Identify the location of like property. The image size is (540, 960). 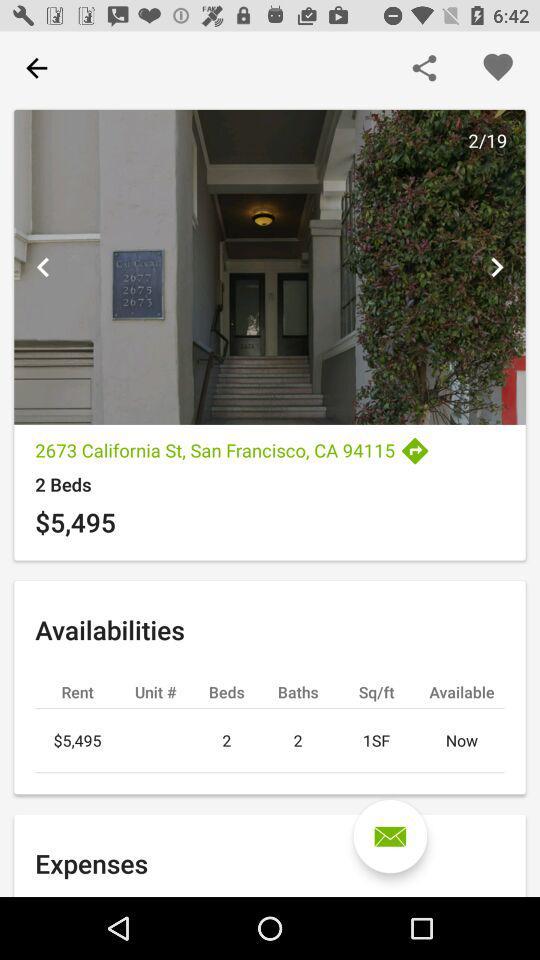
(496, 68).